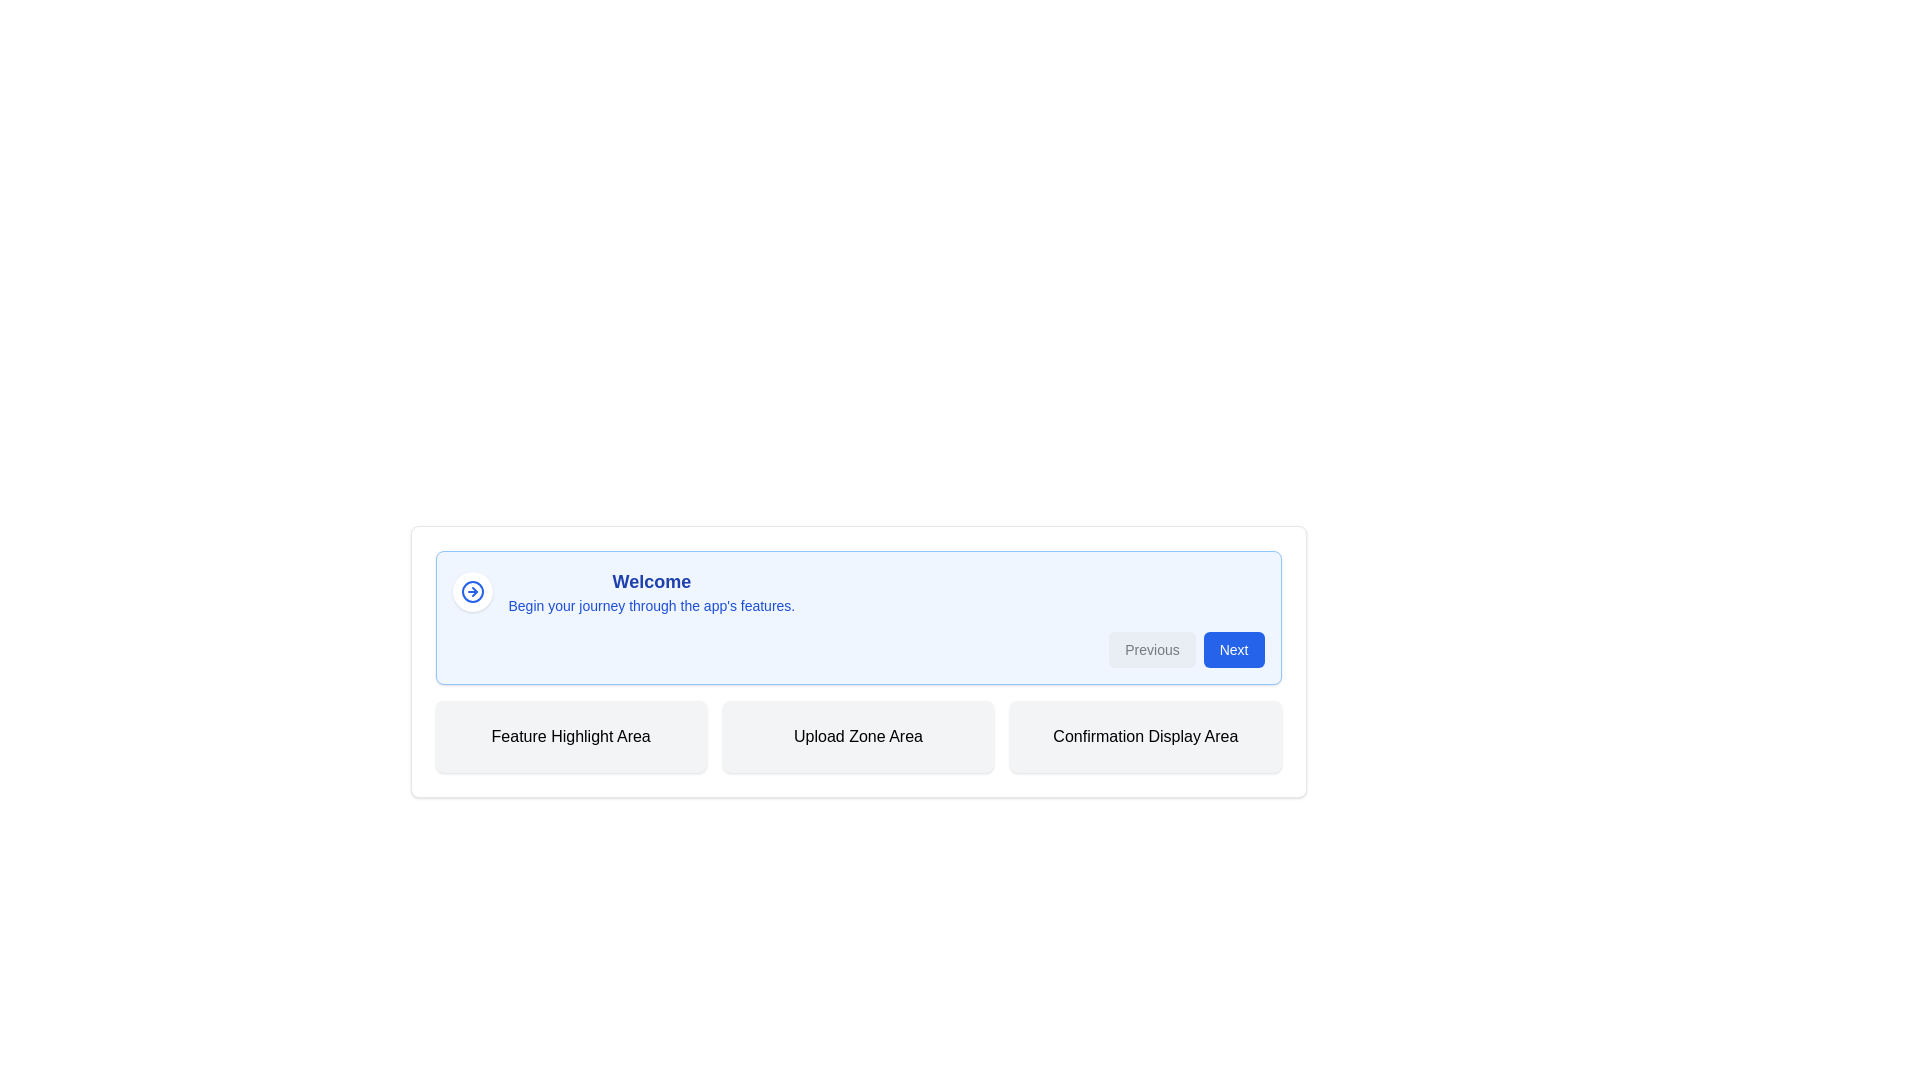 This screenshot has height=1080, width=1920. Describe the element at coordinates (651, 590) in the screenshot. I see `the introductory text displayed at the top section of the interface, which welcomes users` at that location.